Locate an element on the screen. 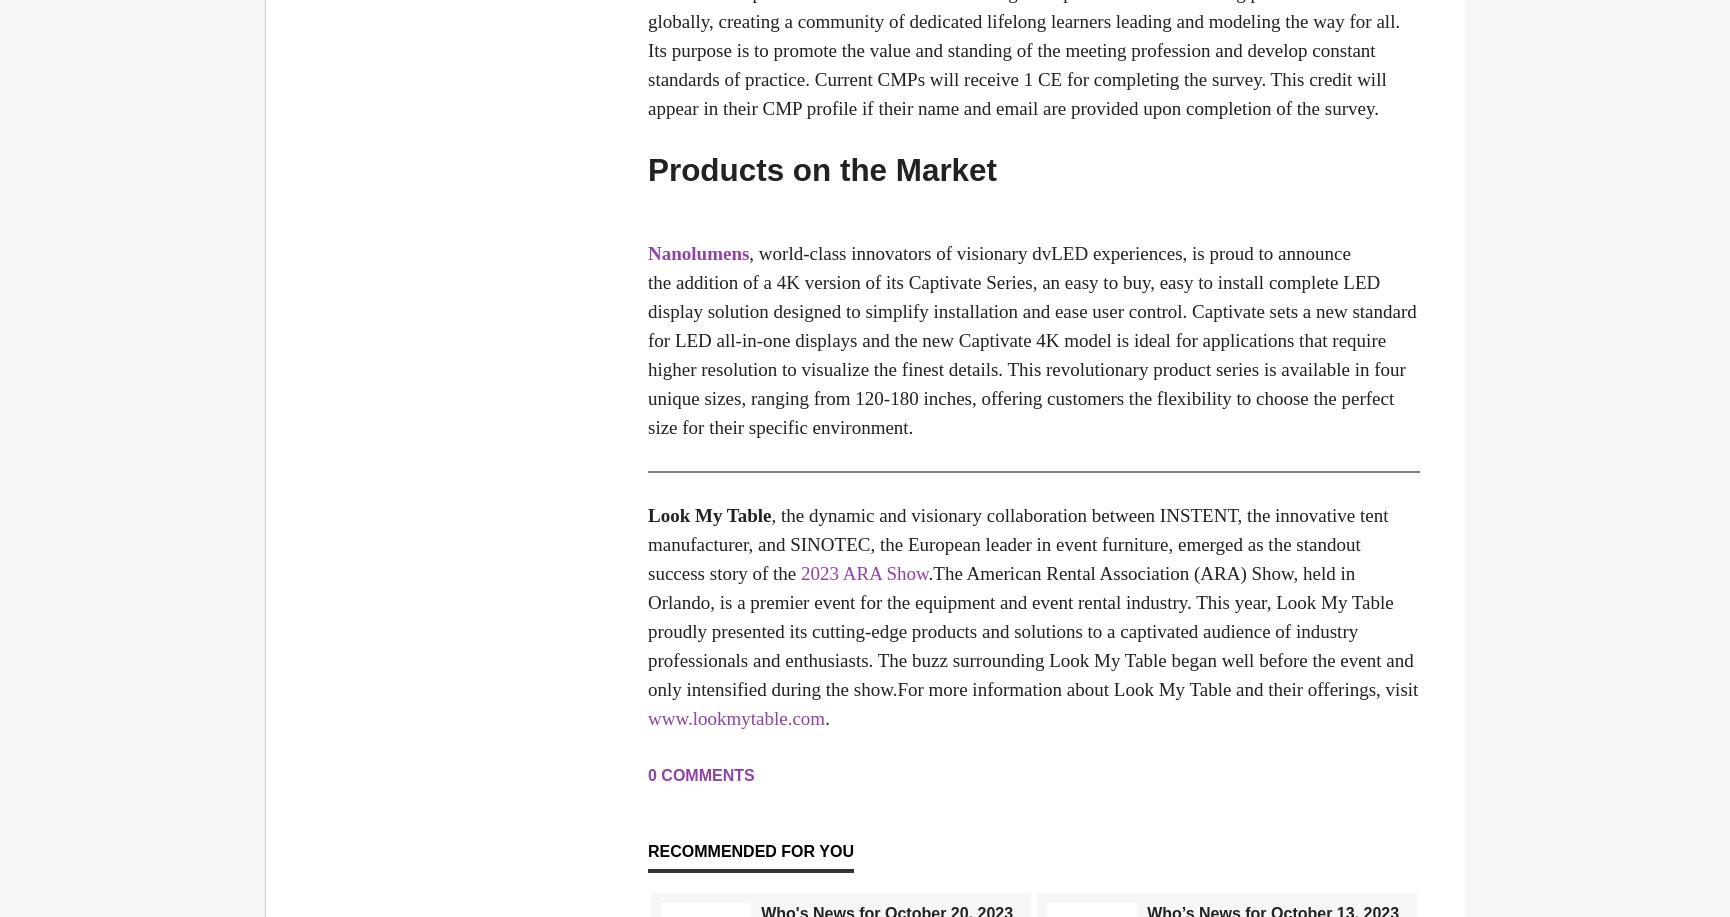 This screenshot has width=1730, height=917. 'Nanolumens' is located at coordinates (698, 252).